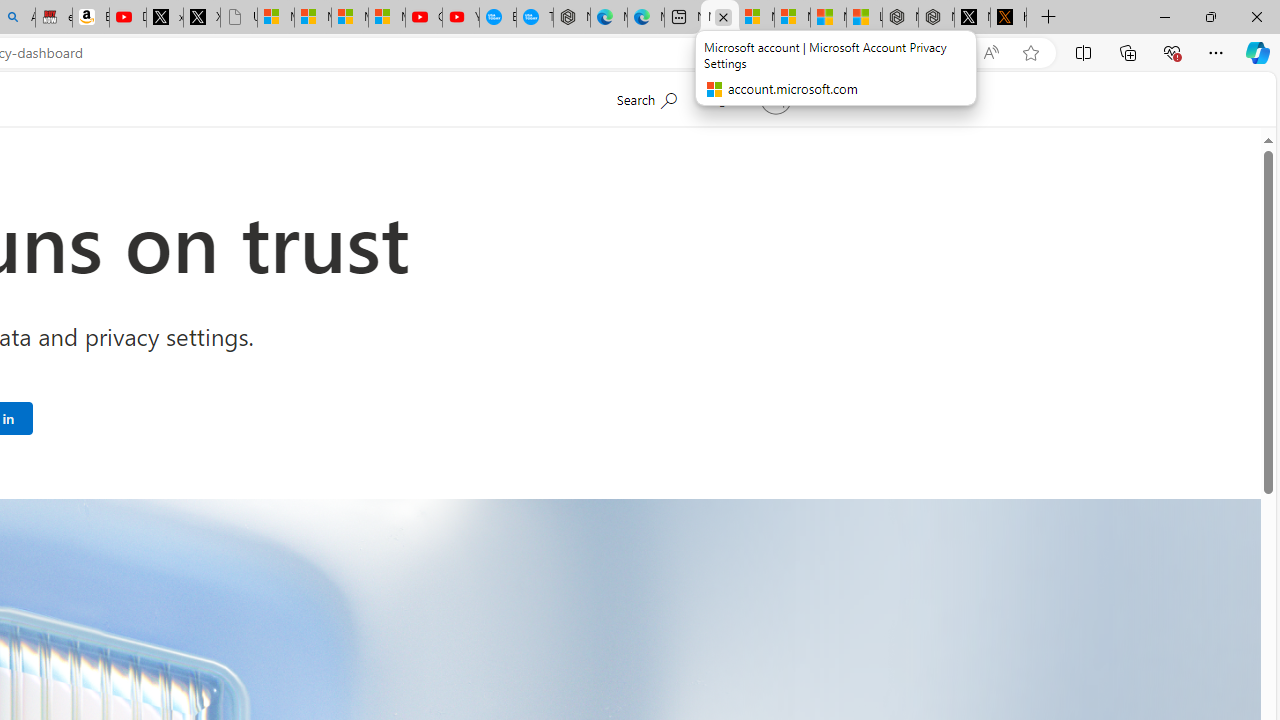 This screenshot has width=1280, height=720. What do you see at coordinates (720, 17) in the screenshot?
I see `'Microsoft account | Microsoft Account Privacy Settings'` at bounding box center [720, 17].